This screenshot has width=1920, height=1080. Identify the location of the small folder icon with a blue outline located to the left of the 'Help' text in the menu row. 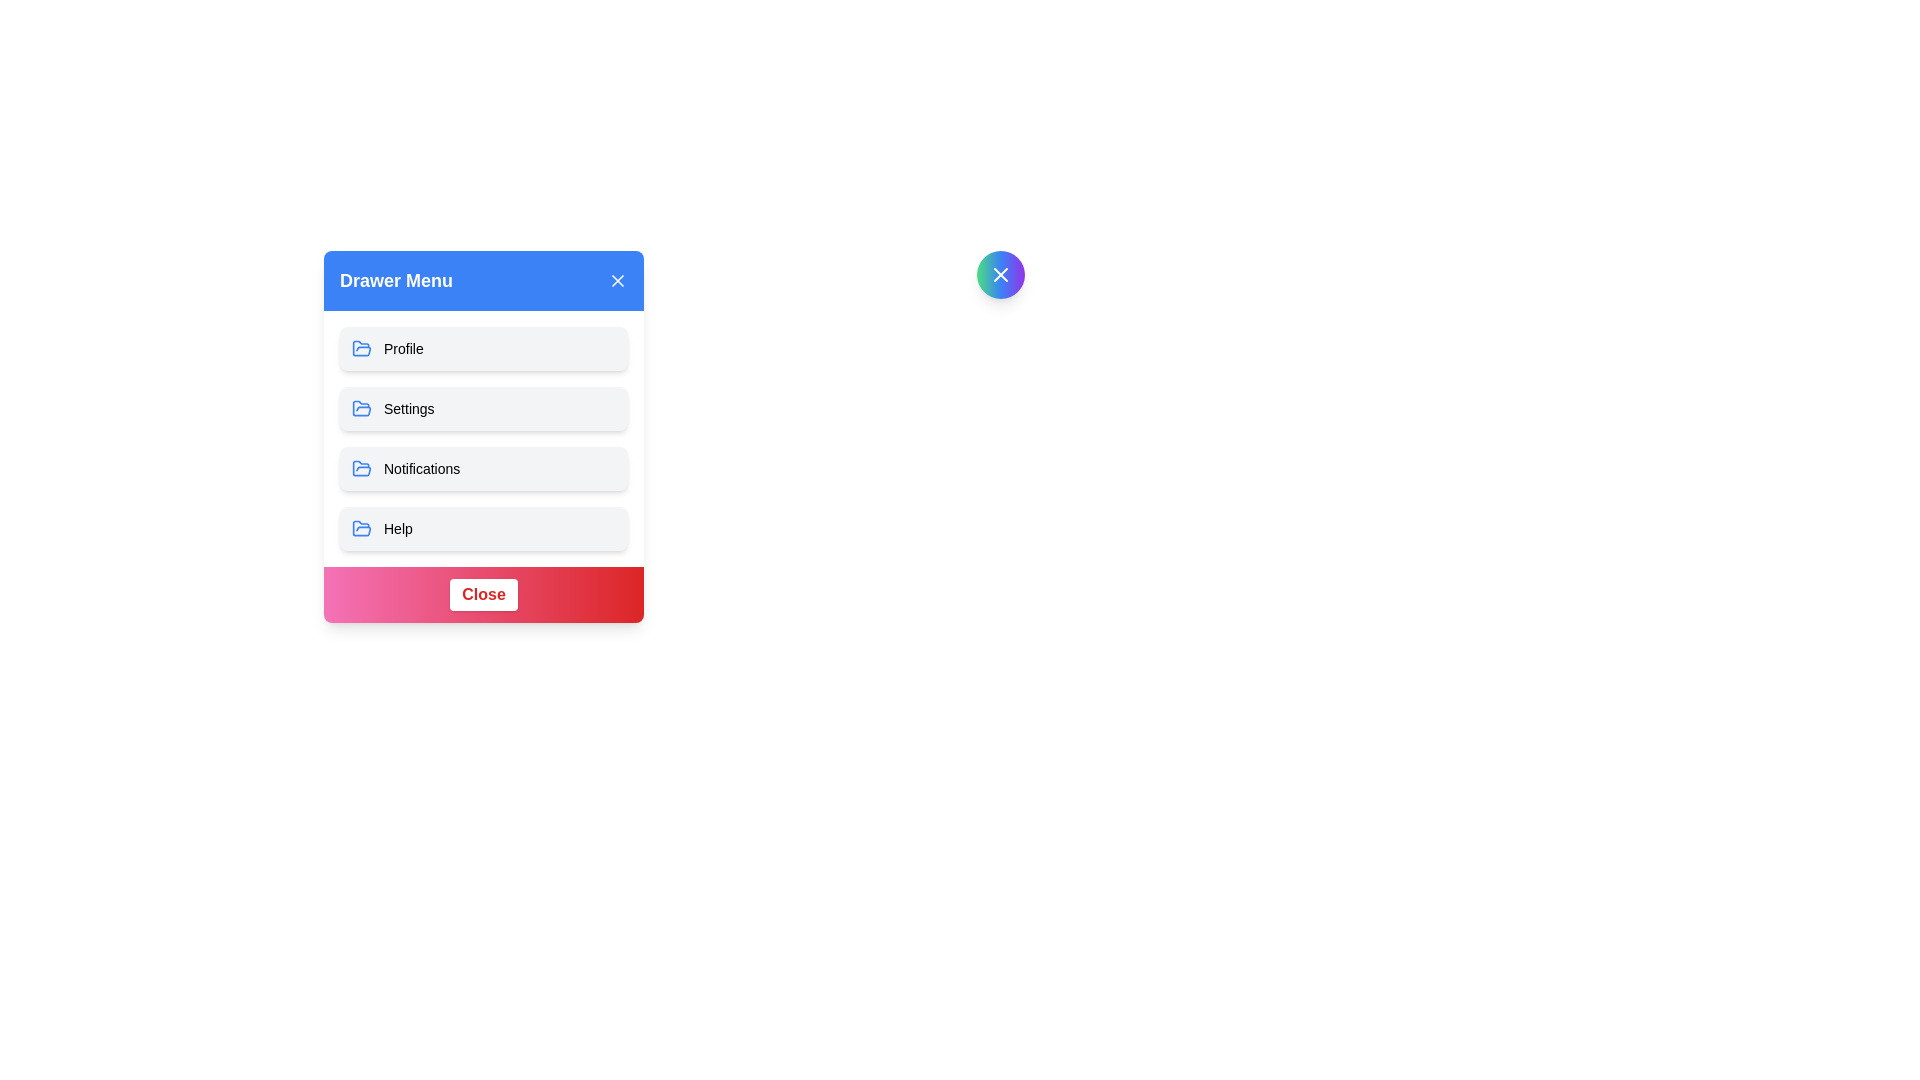
(361, 527).